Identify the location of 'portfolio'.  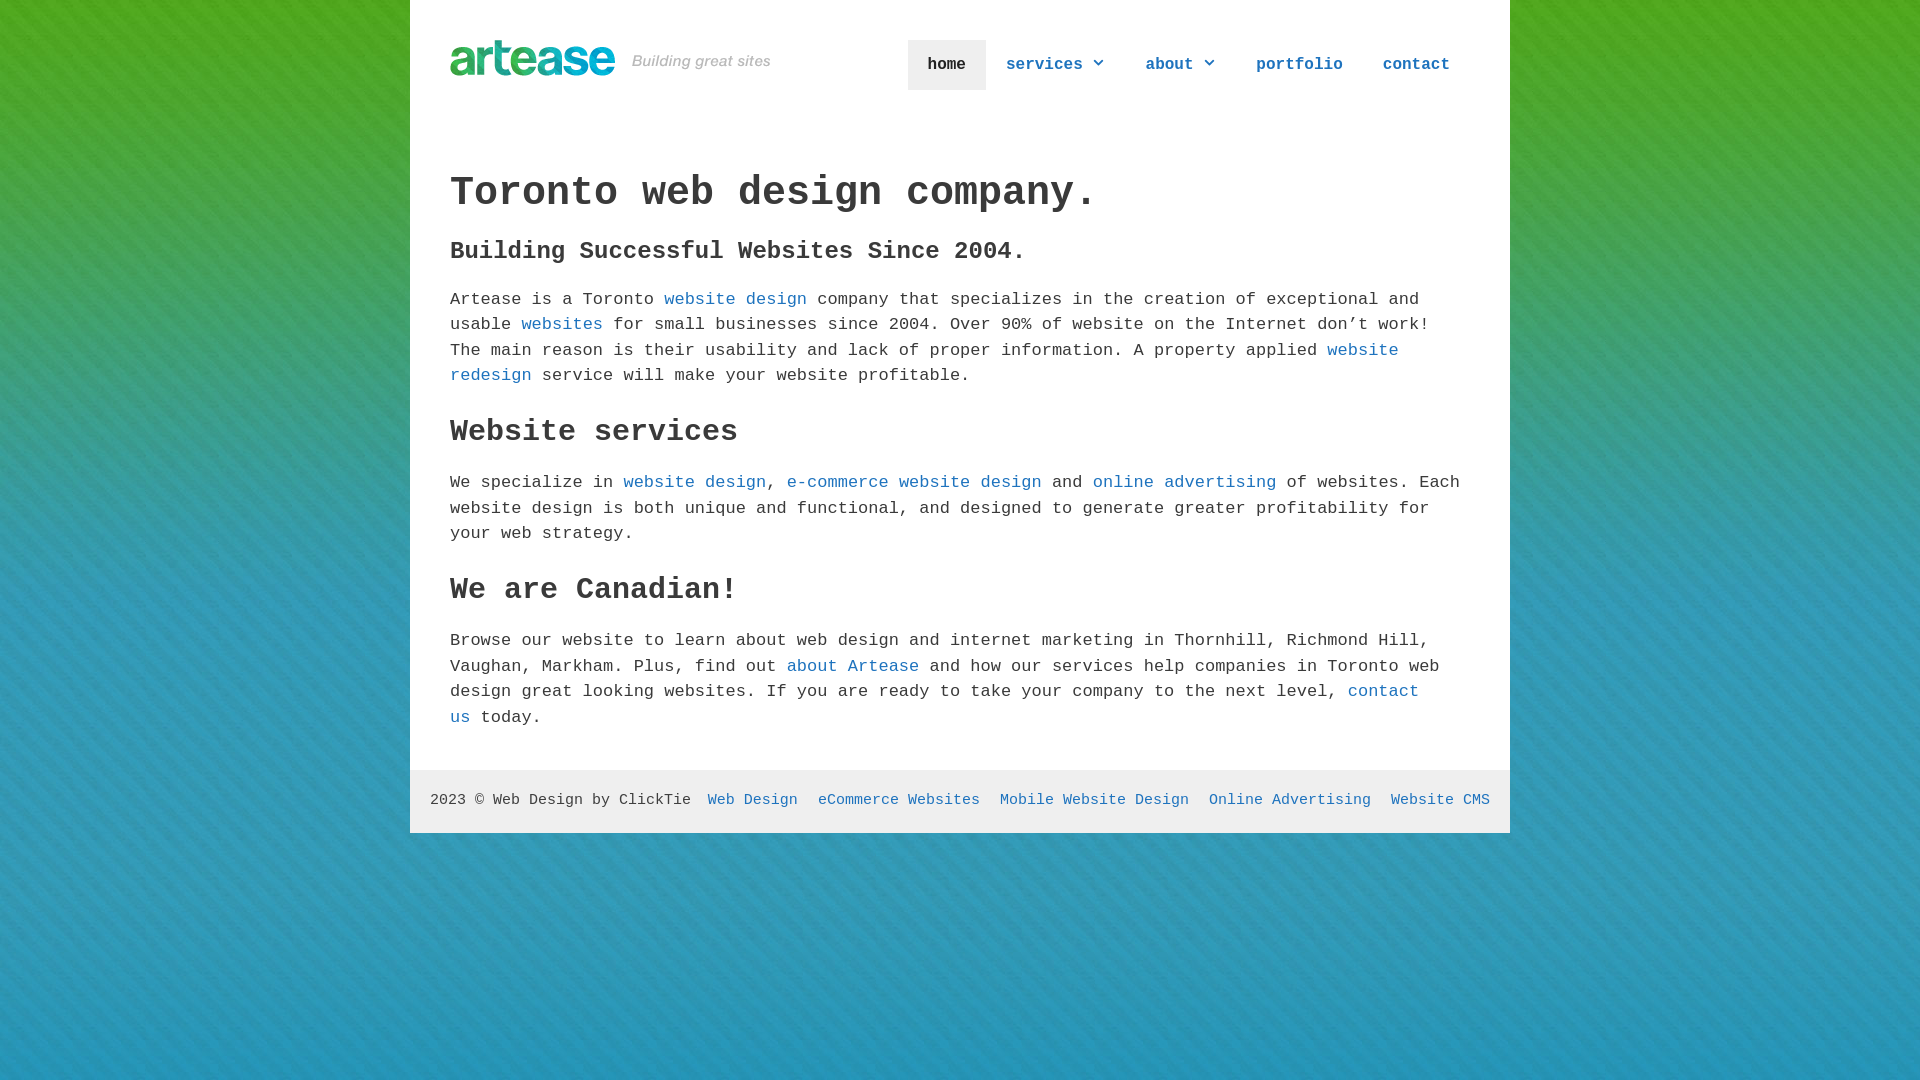
(1299, 64).